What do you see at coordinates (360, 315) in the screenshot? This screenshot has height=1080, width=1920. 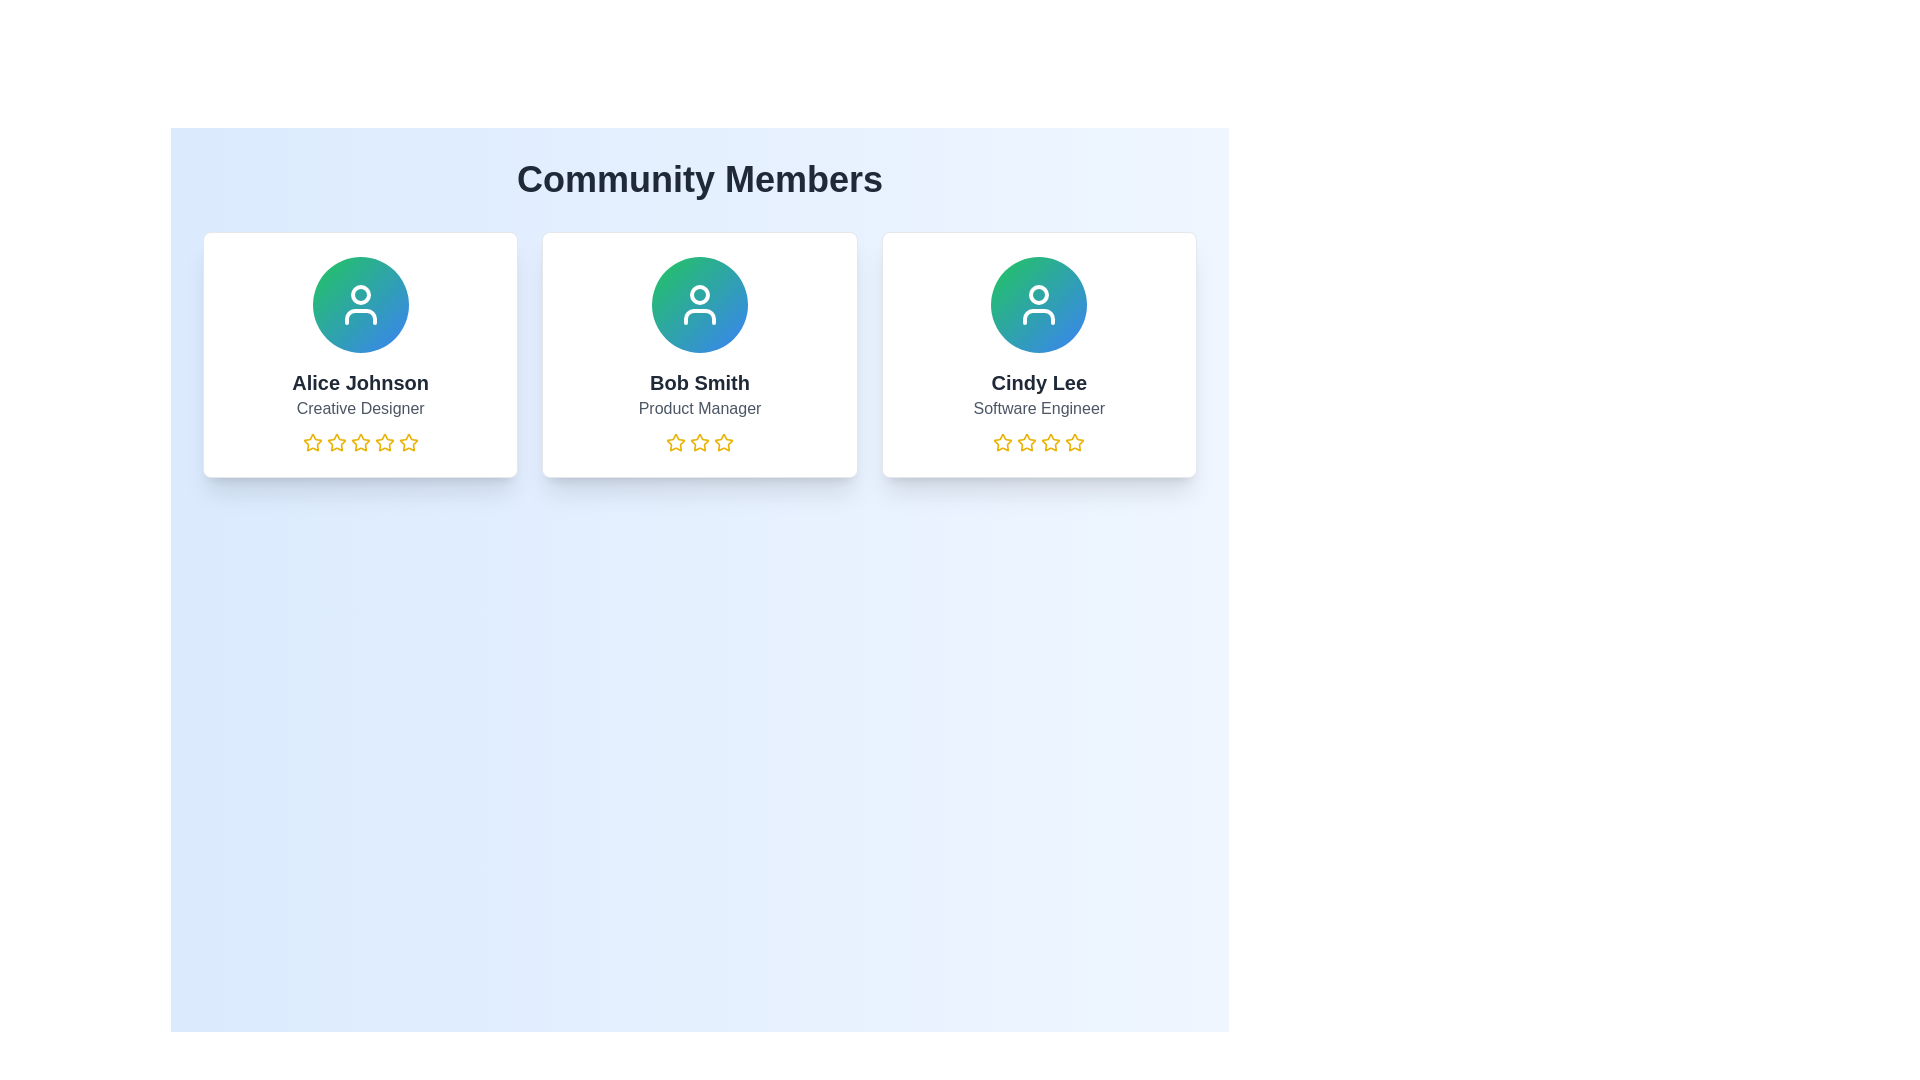 I see `the bottom torso representation of the user silhouette icon in the top-left card labeled 'Alice Johnson'` at bounding box center [360, 315].